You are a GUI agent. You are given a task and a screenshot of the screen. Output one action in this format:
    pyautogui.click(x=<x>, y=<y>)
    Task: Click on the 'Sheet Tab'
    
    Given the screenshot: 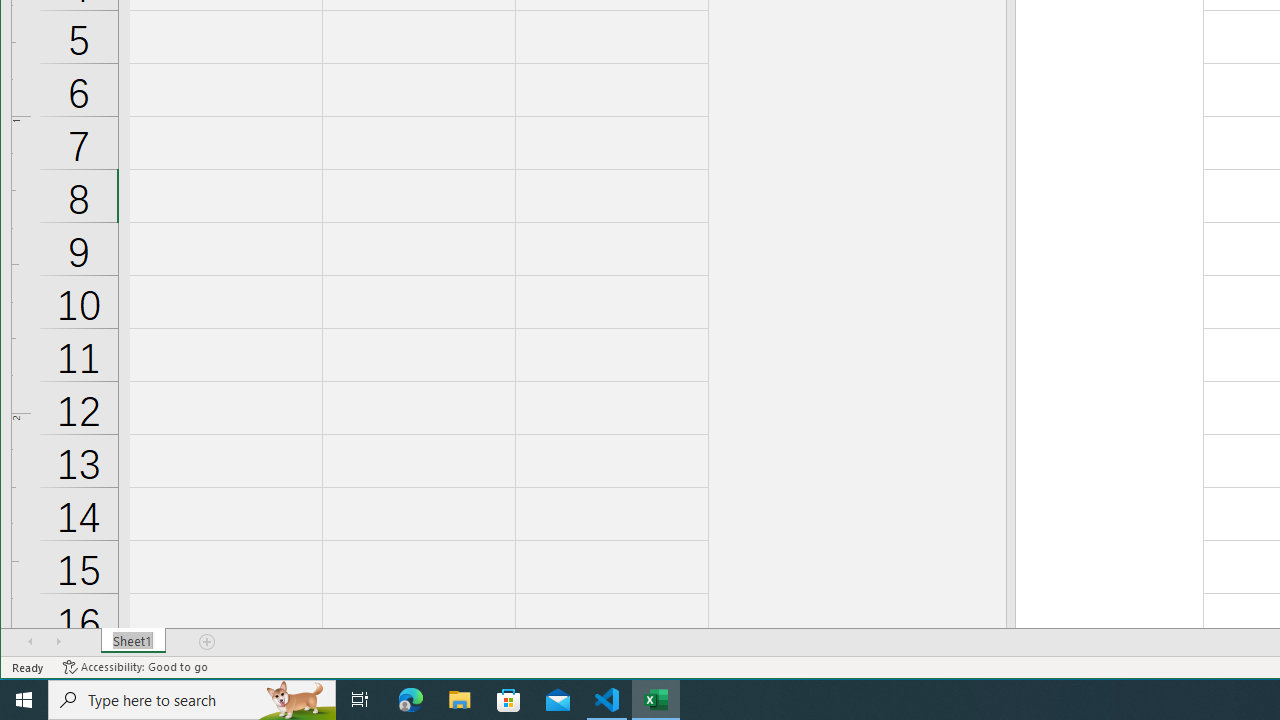 What is the action you would take?
    pyautogui.click(x=132, y=641)
    